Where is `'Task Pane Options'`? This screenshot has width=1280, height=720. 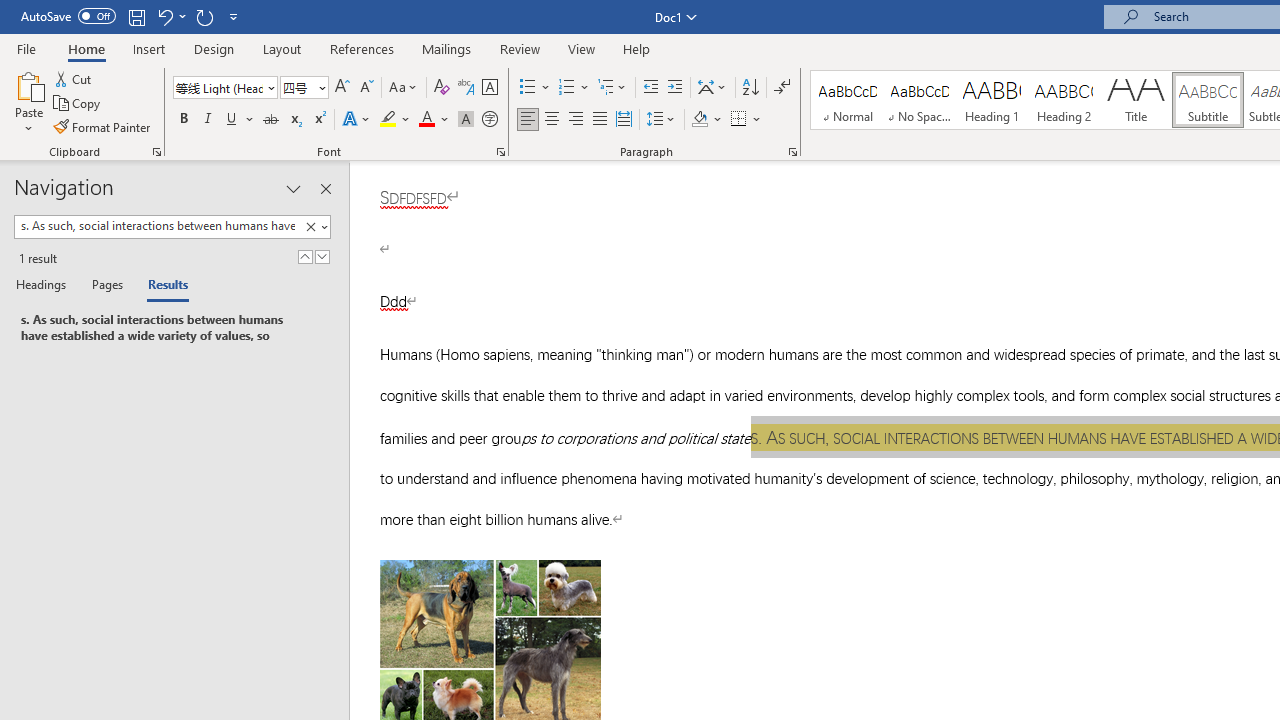 'Task Pane Options' is located at coordinates (292, 189).